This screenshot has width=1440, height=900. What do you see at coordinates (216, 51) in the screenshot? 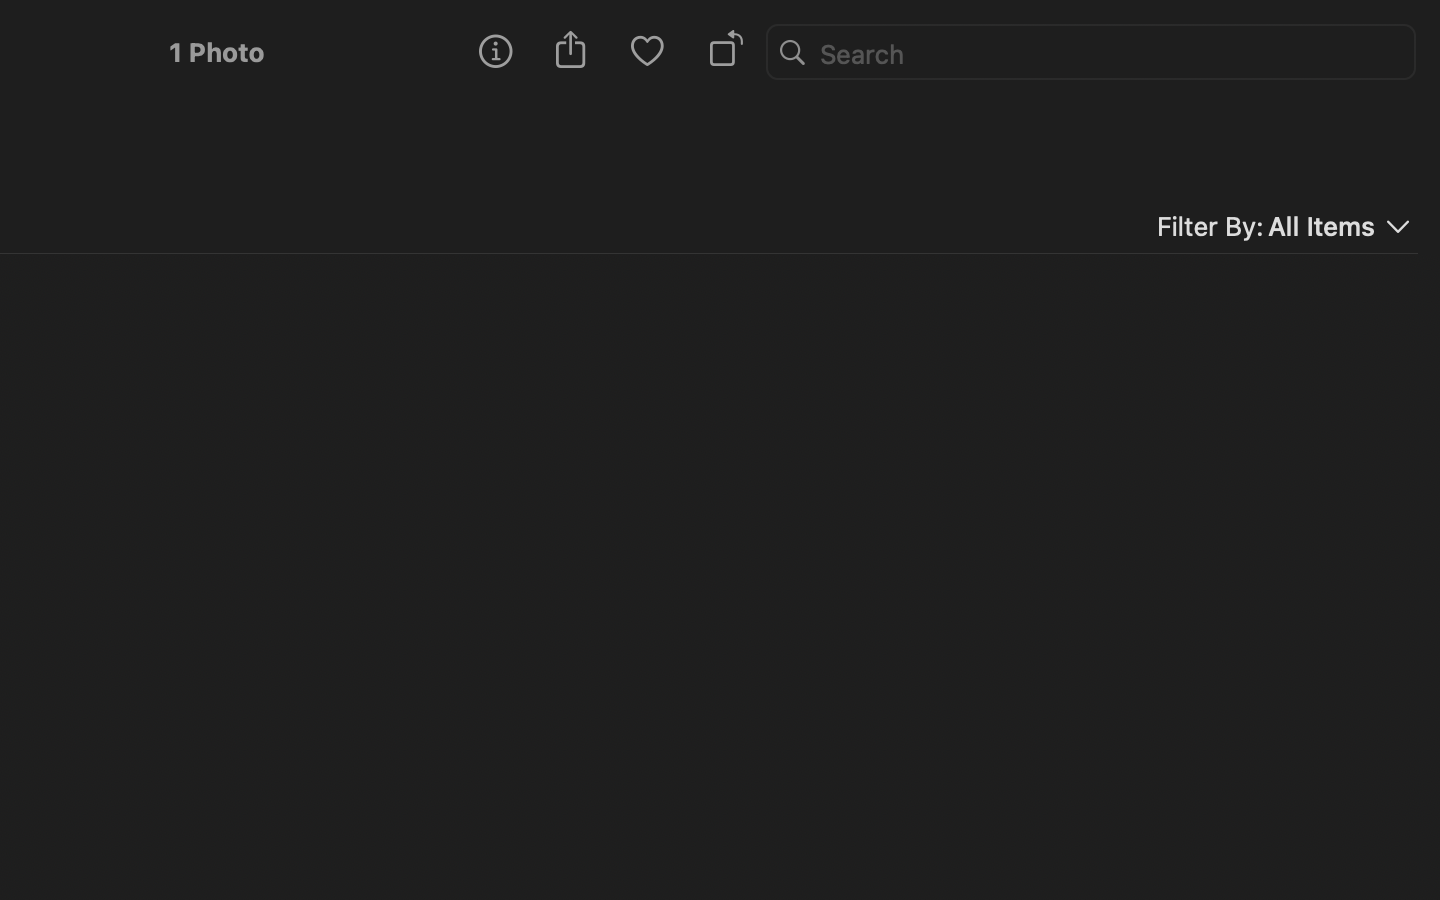
I see `'1 Photo'` at bounding box center [216, 51].